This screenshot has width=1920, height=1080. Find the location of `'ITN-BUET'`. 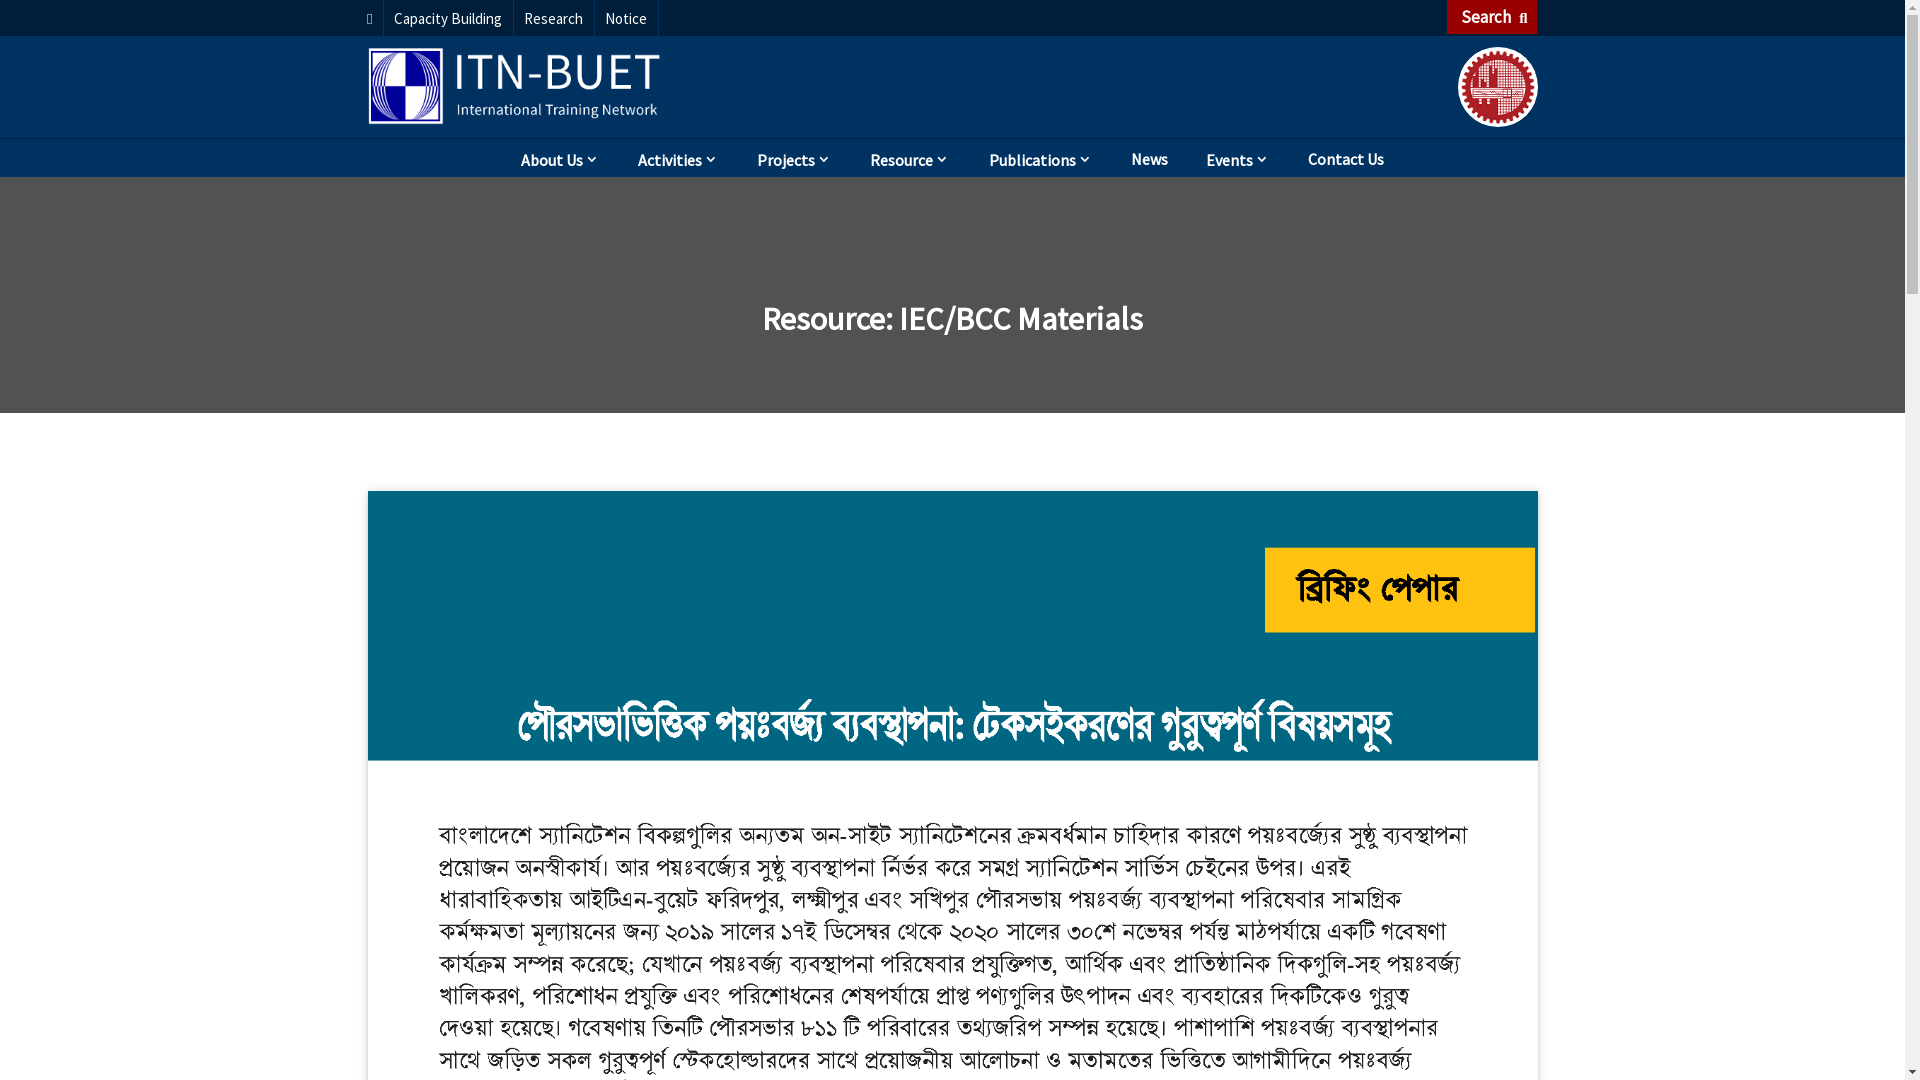

'ITN-BUET' is located at coordinates (514, 84).